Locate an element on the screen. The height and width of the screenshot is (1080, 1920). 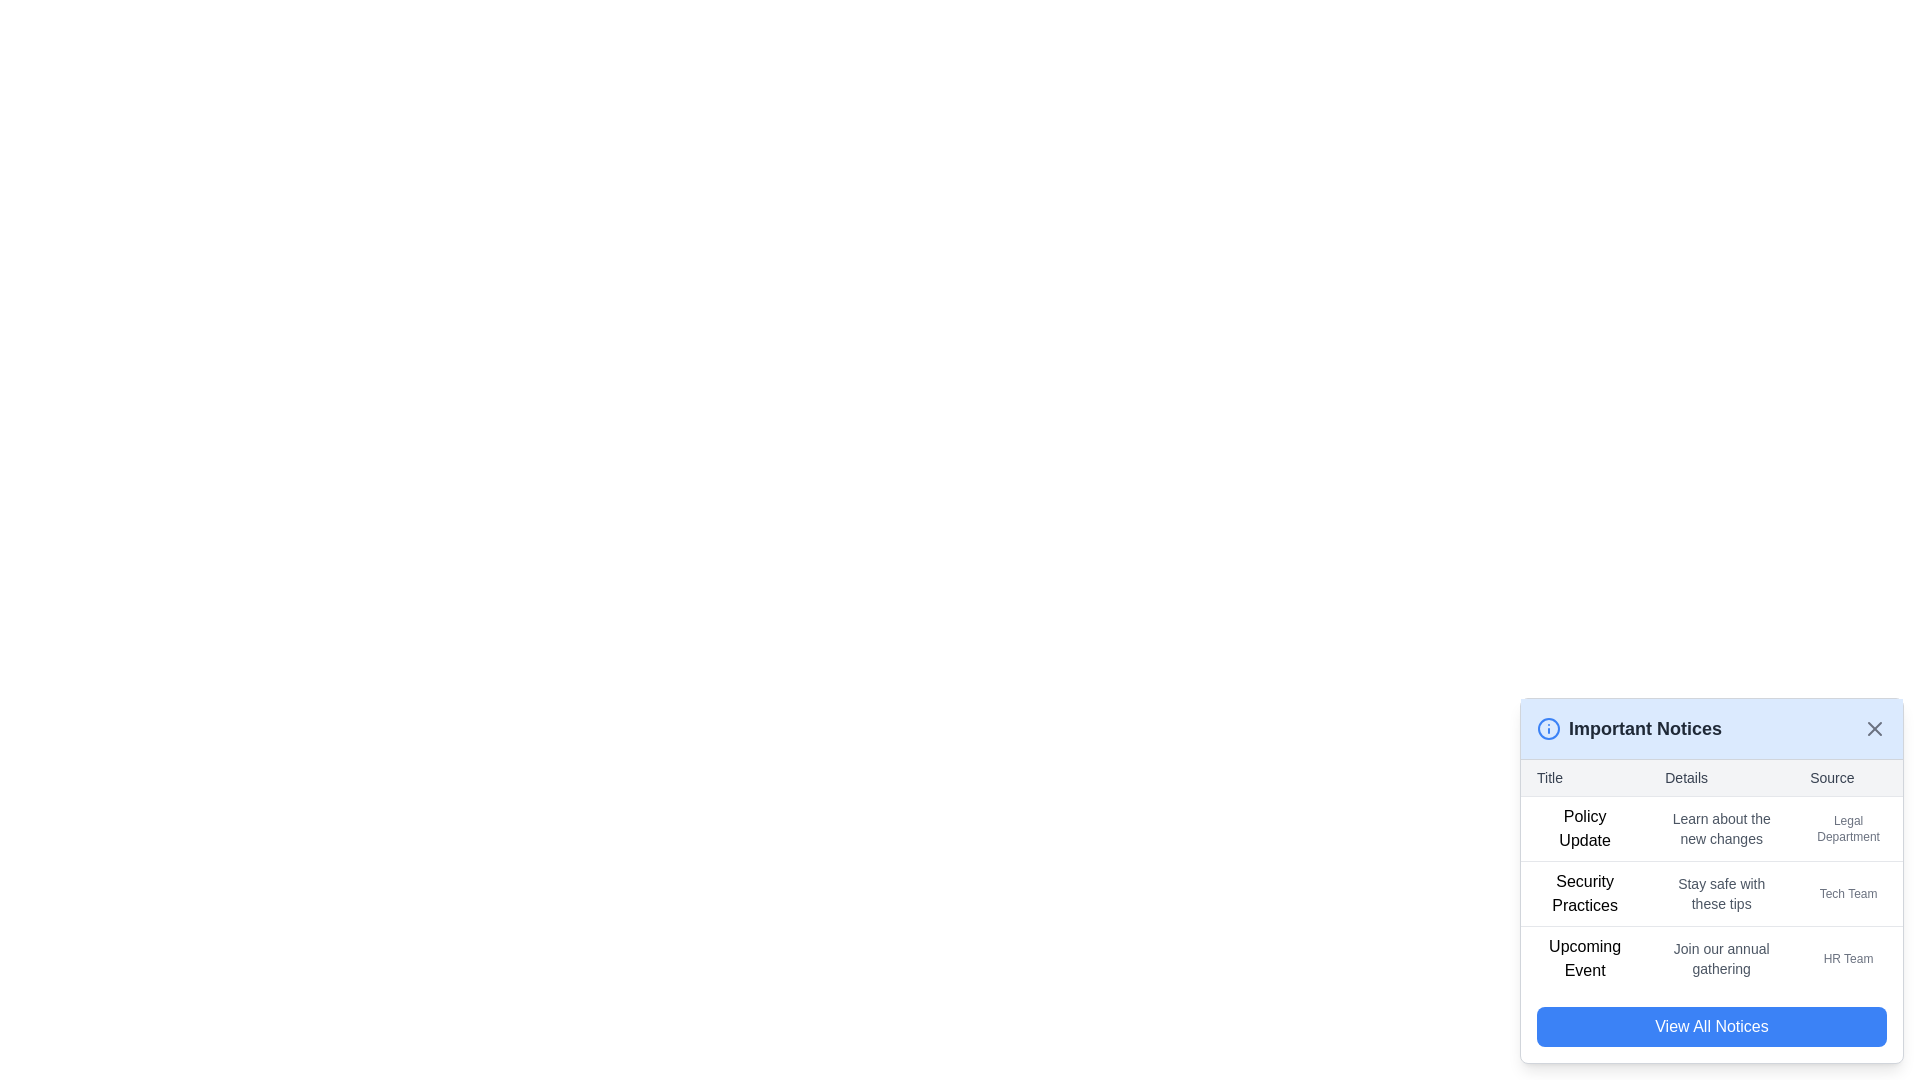
the text element that presents descriptive information about an upcoming event, located between 'Upcoming Event' and 'HR Team' is located at coordinates (1720, 957).